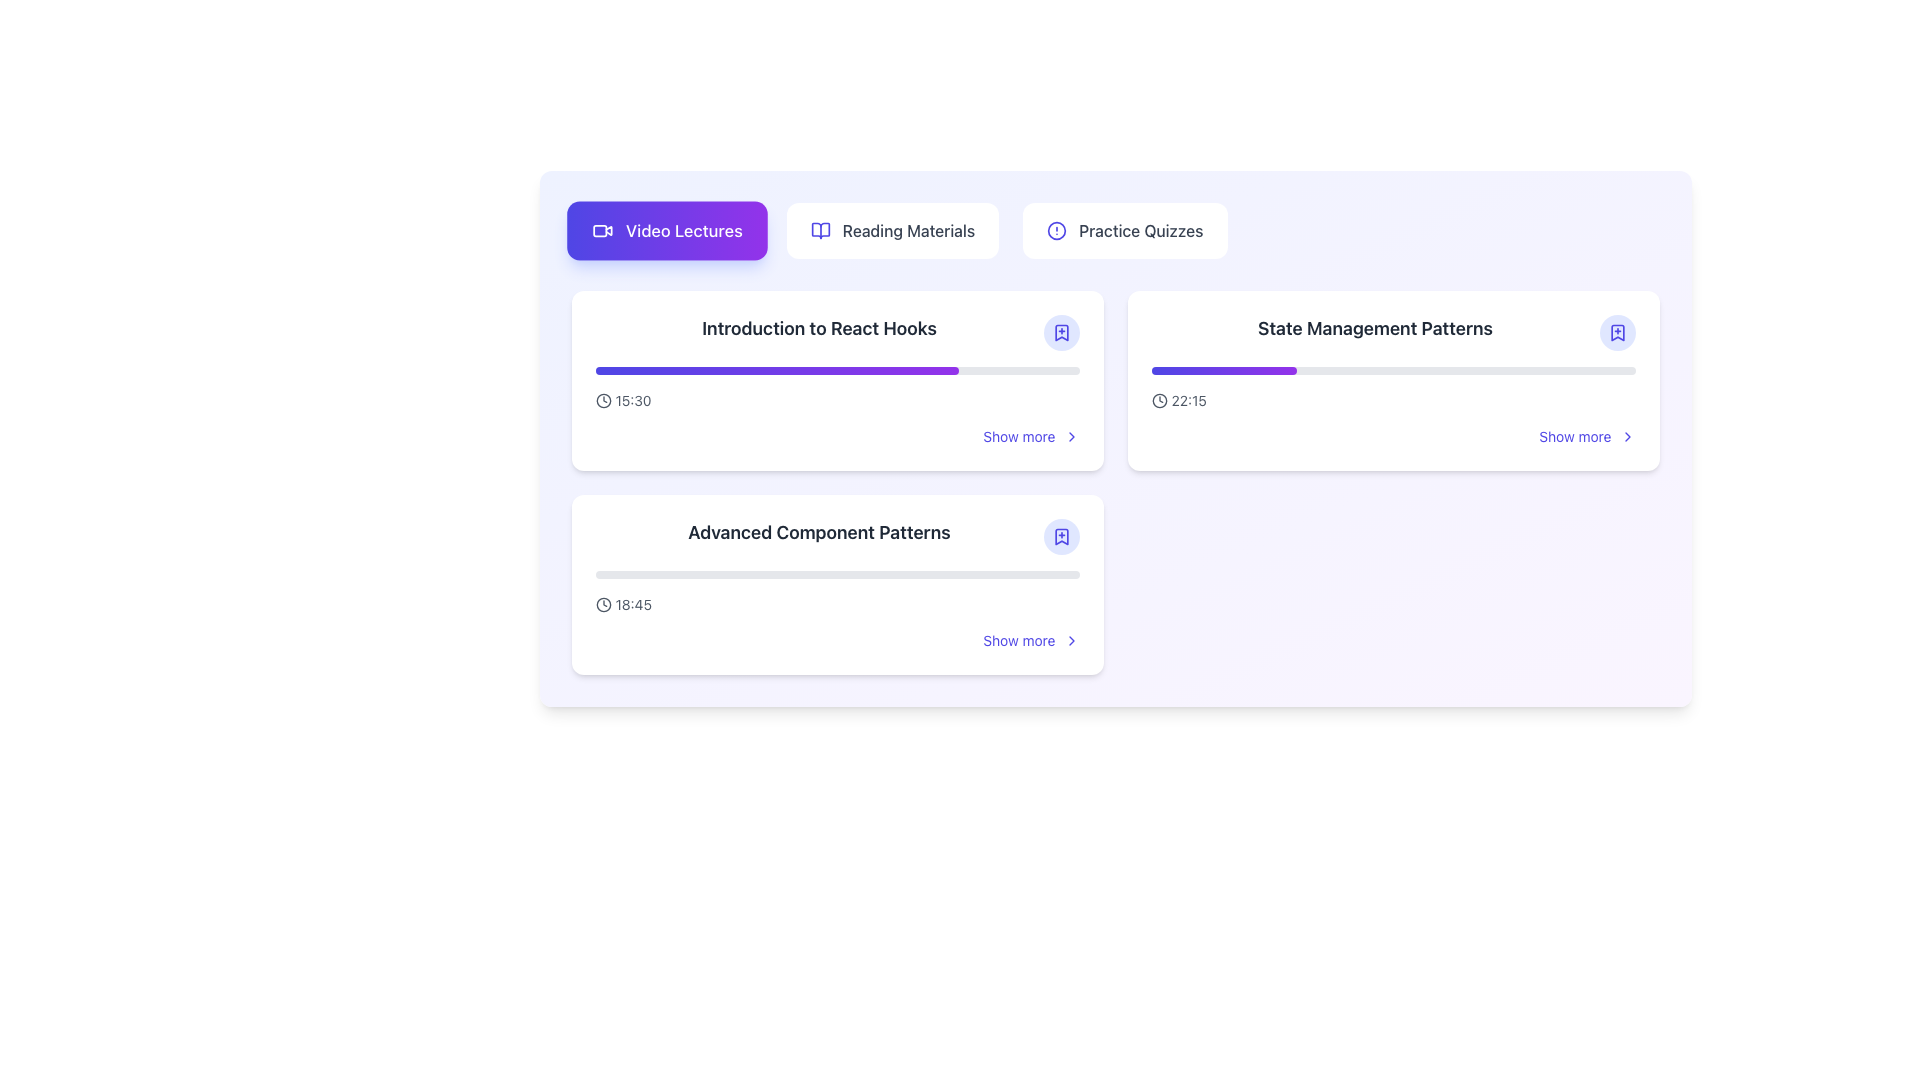 Image resolution: width=1920 pixels, height=1080 pixels. What do you see at coordinates (1586, 435) in the screenshot?
I see `the 'Show more' hyperlink styled in indigo-blue font with an arrow icon, located at the bottom-right corner of the 'State Management Patterns' panel` at bounding box center [1586, 435].